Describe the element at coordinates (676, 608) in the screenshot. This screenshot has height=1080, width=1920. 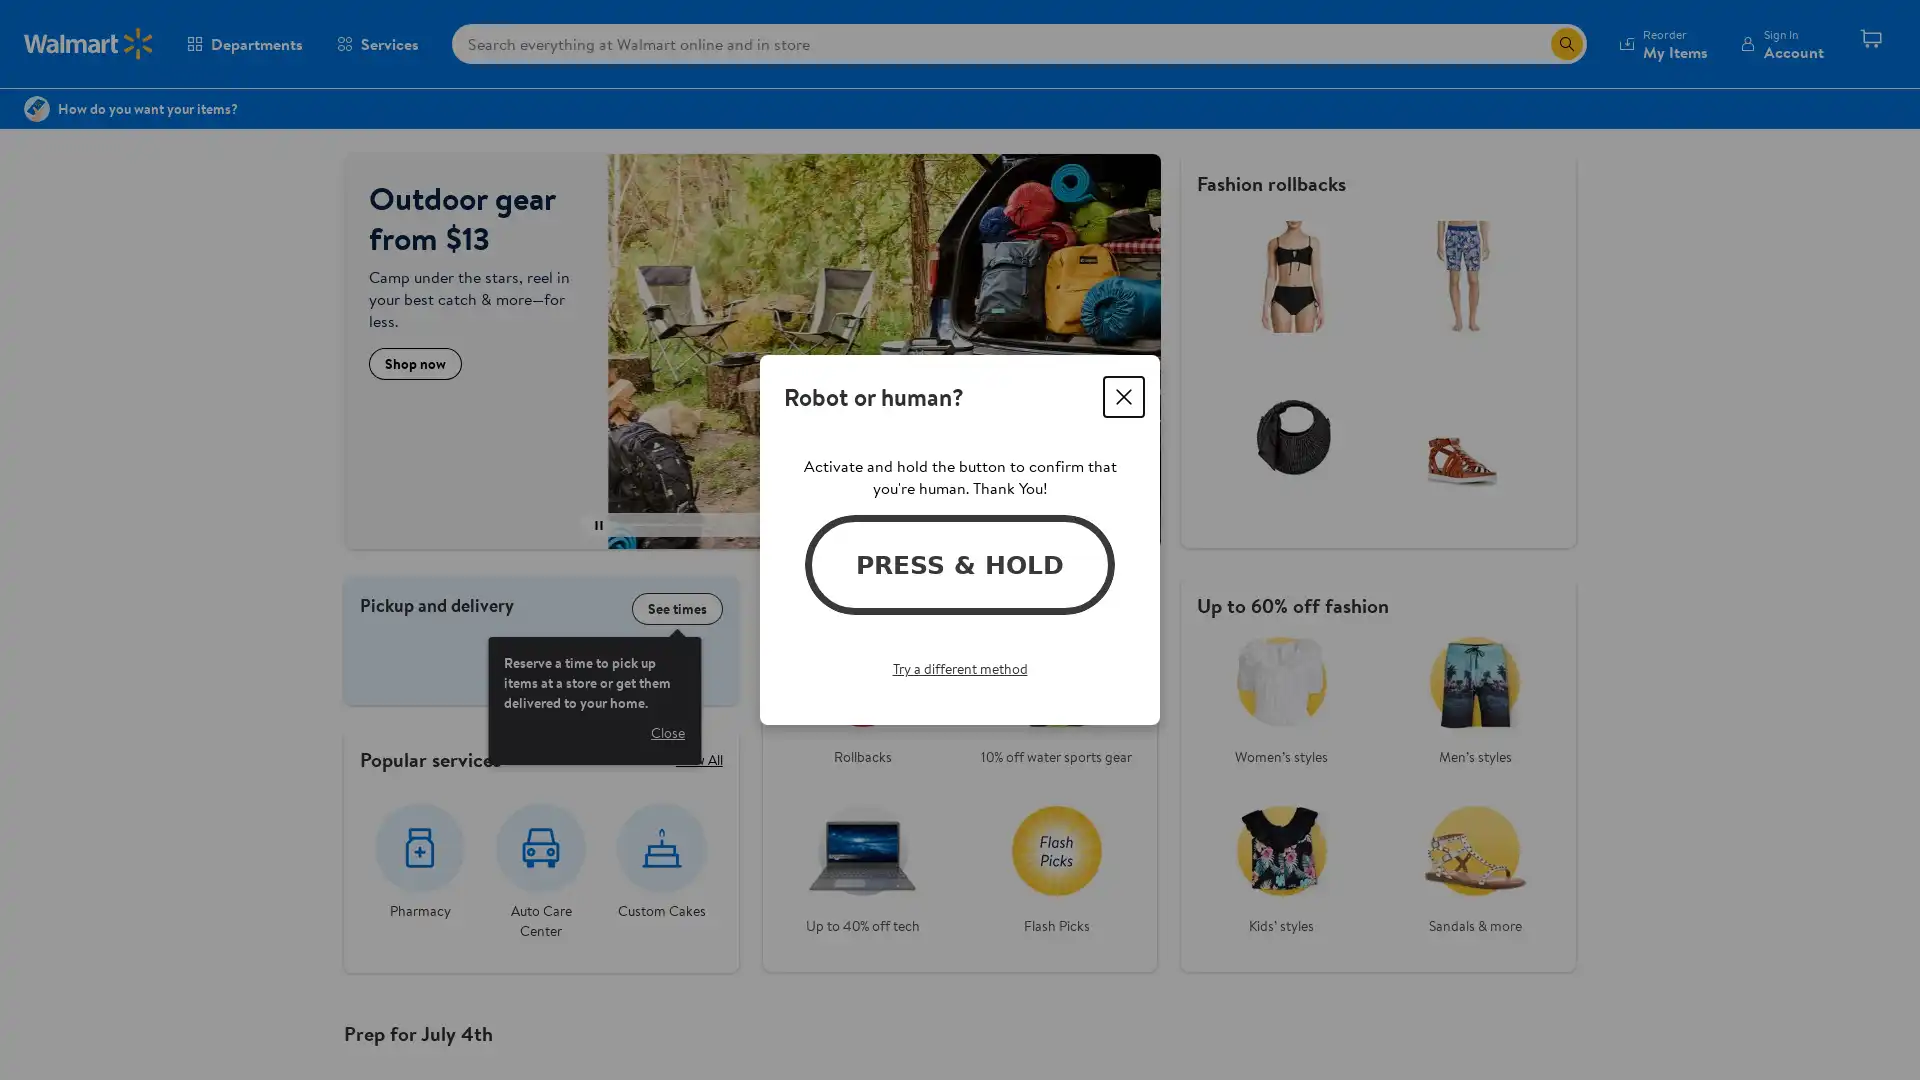
I see `See times for pickup and delivery Reserve a time to pick up items at a store or get them delivered to your home.` at that location.